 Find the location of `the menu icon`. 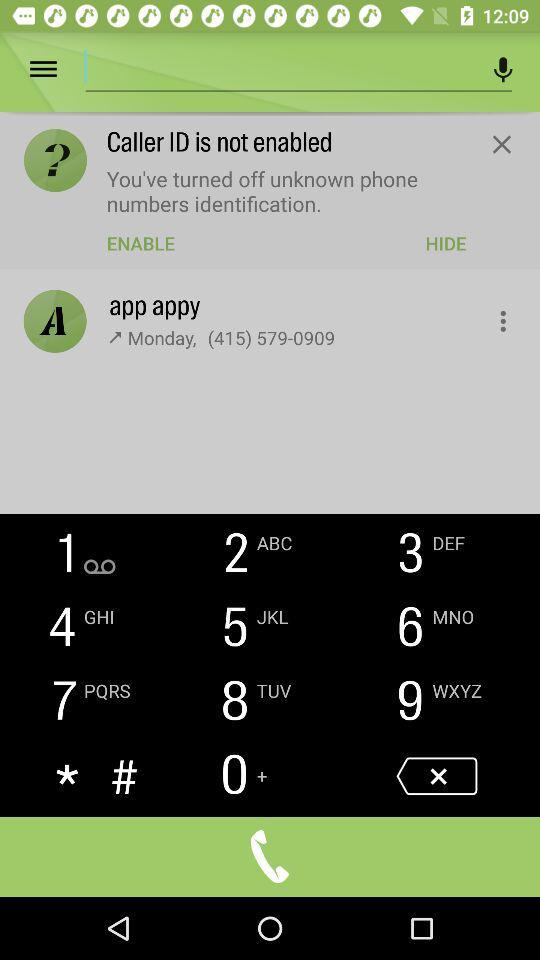

the menu icon is located at coordinates (57, 69).